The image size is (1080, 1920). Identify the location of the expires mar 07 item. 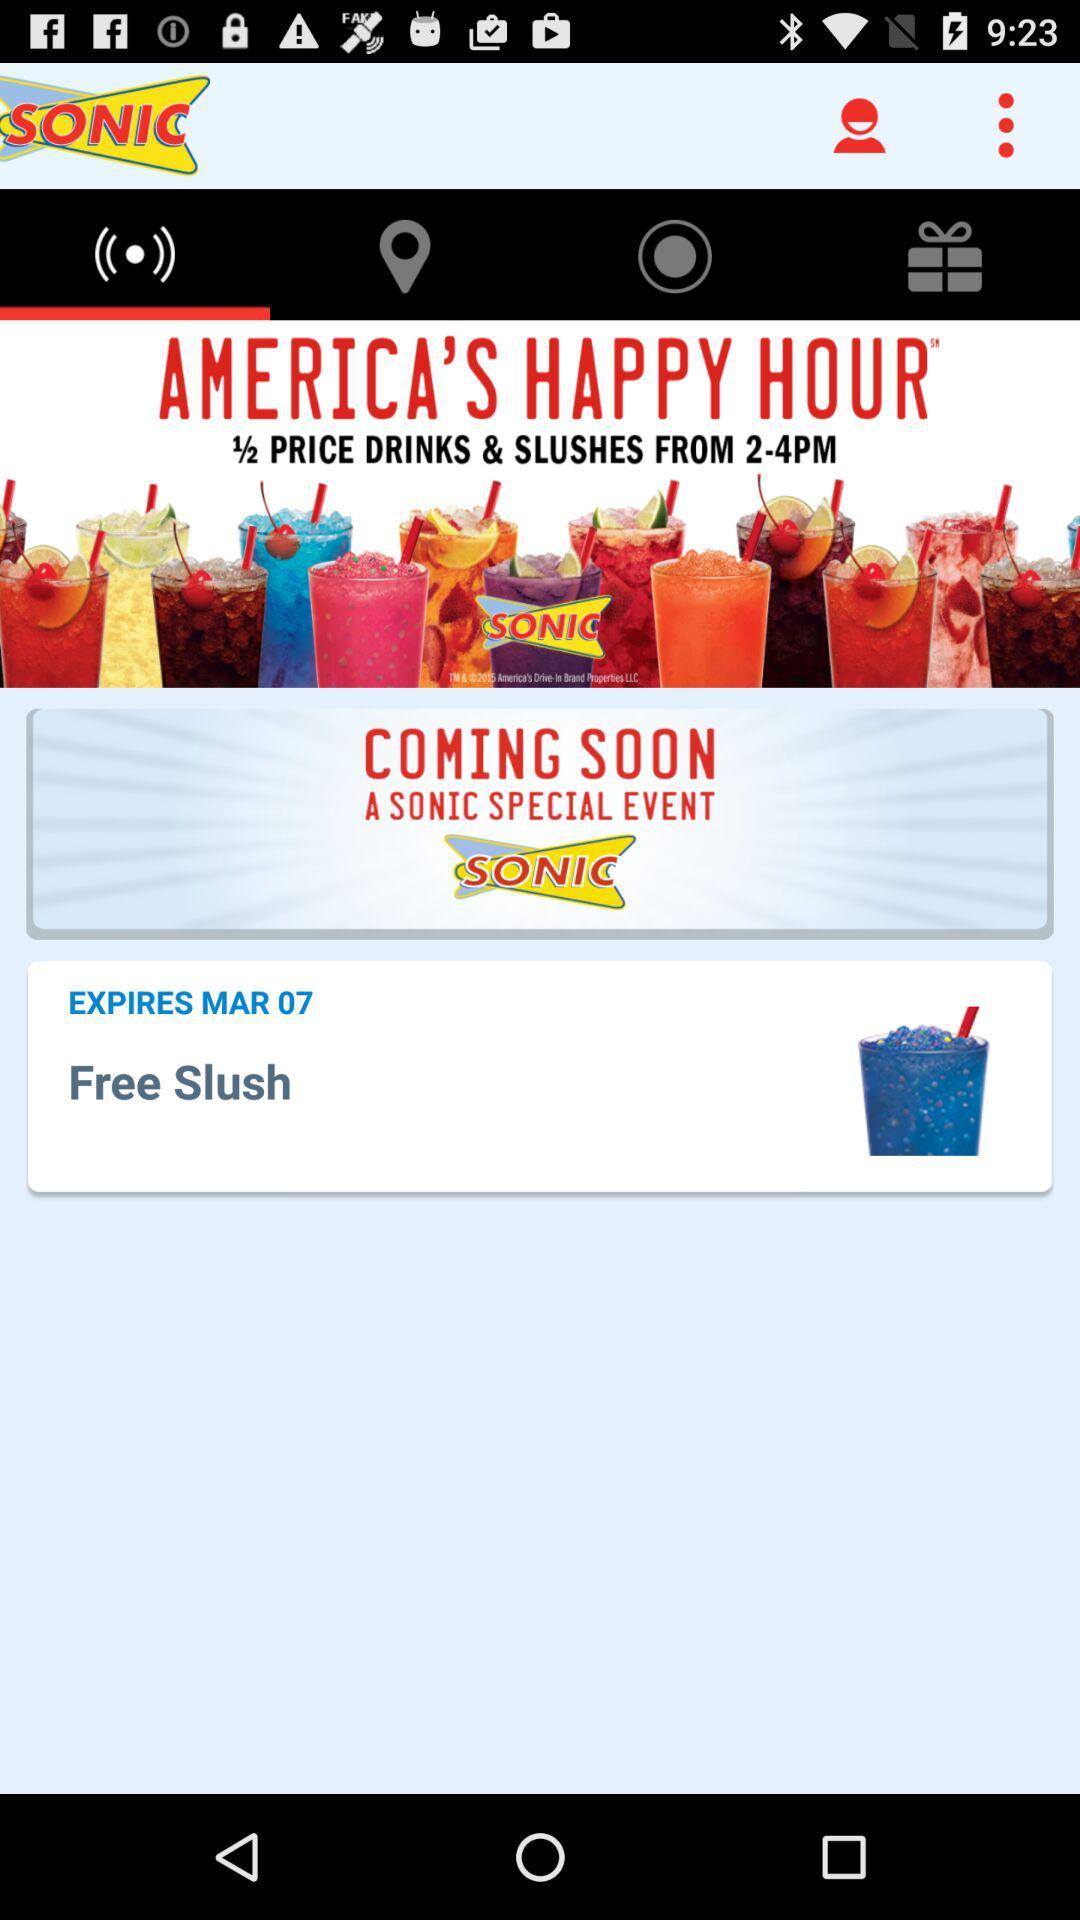
(190, 1001).